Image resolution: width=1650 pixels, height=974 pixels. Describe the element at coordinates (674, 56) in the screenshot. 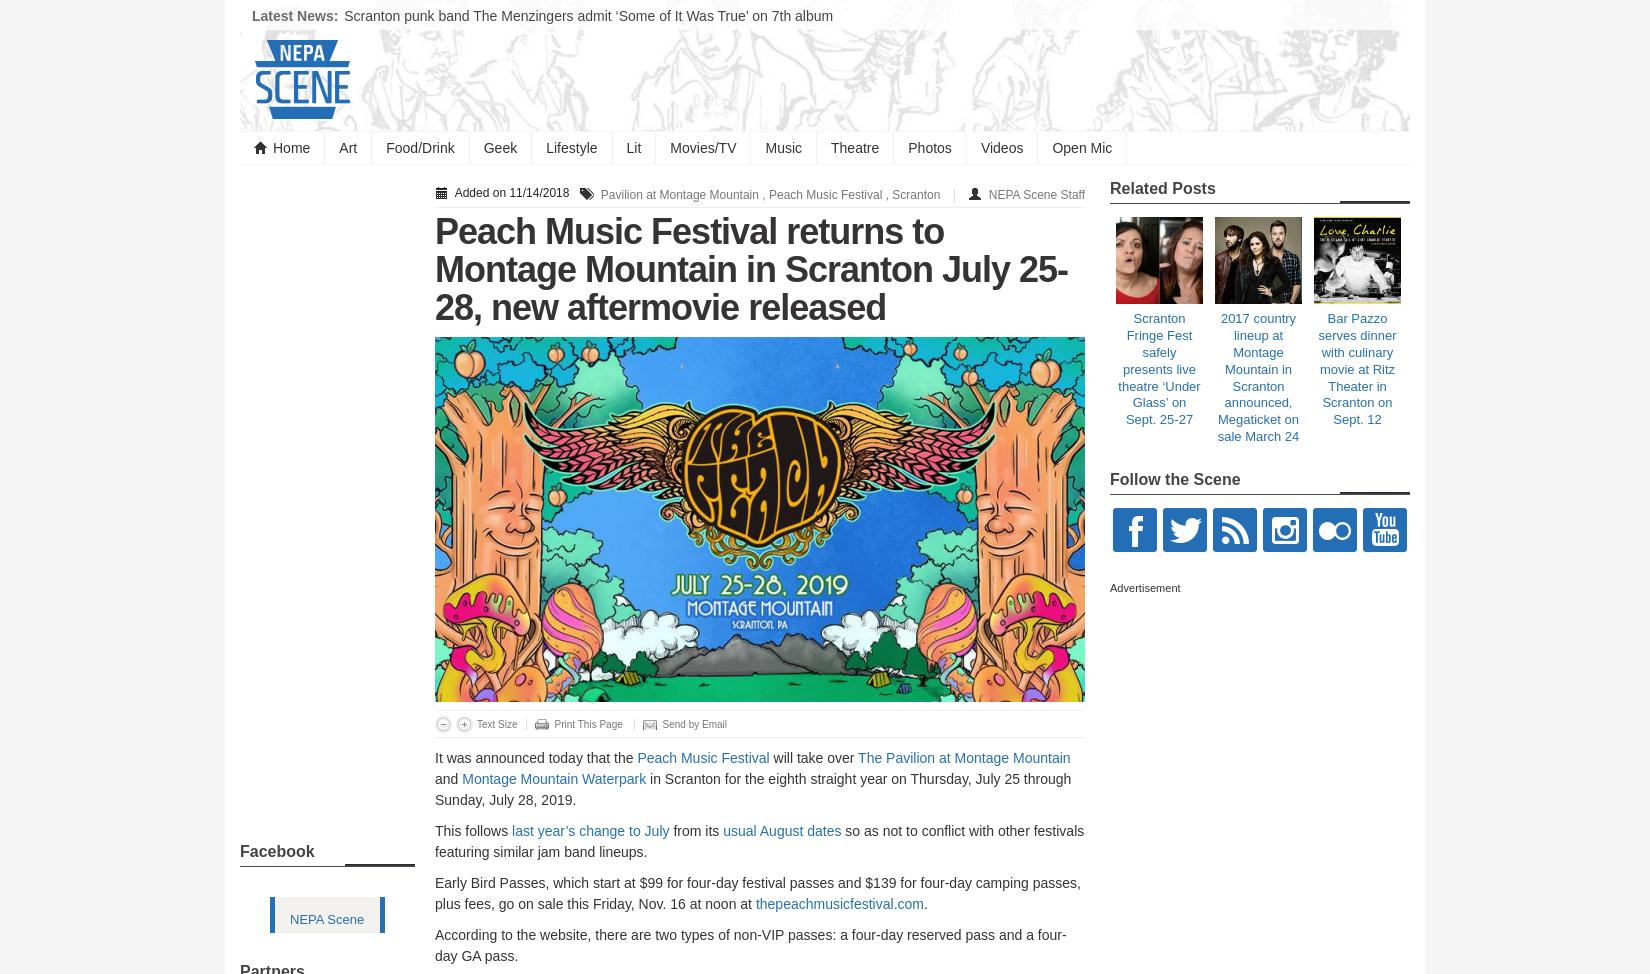

I see `'Pa. country/folk singer Zandi Holup signs with Big Loud Records, picks ‘Gas Station Flowers’ as new single'` at that location.